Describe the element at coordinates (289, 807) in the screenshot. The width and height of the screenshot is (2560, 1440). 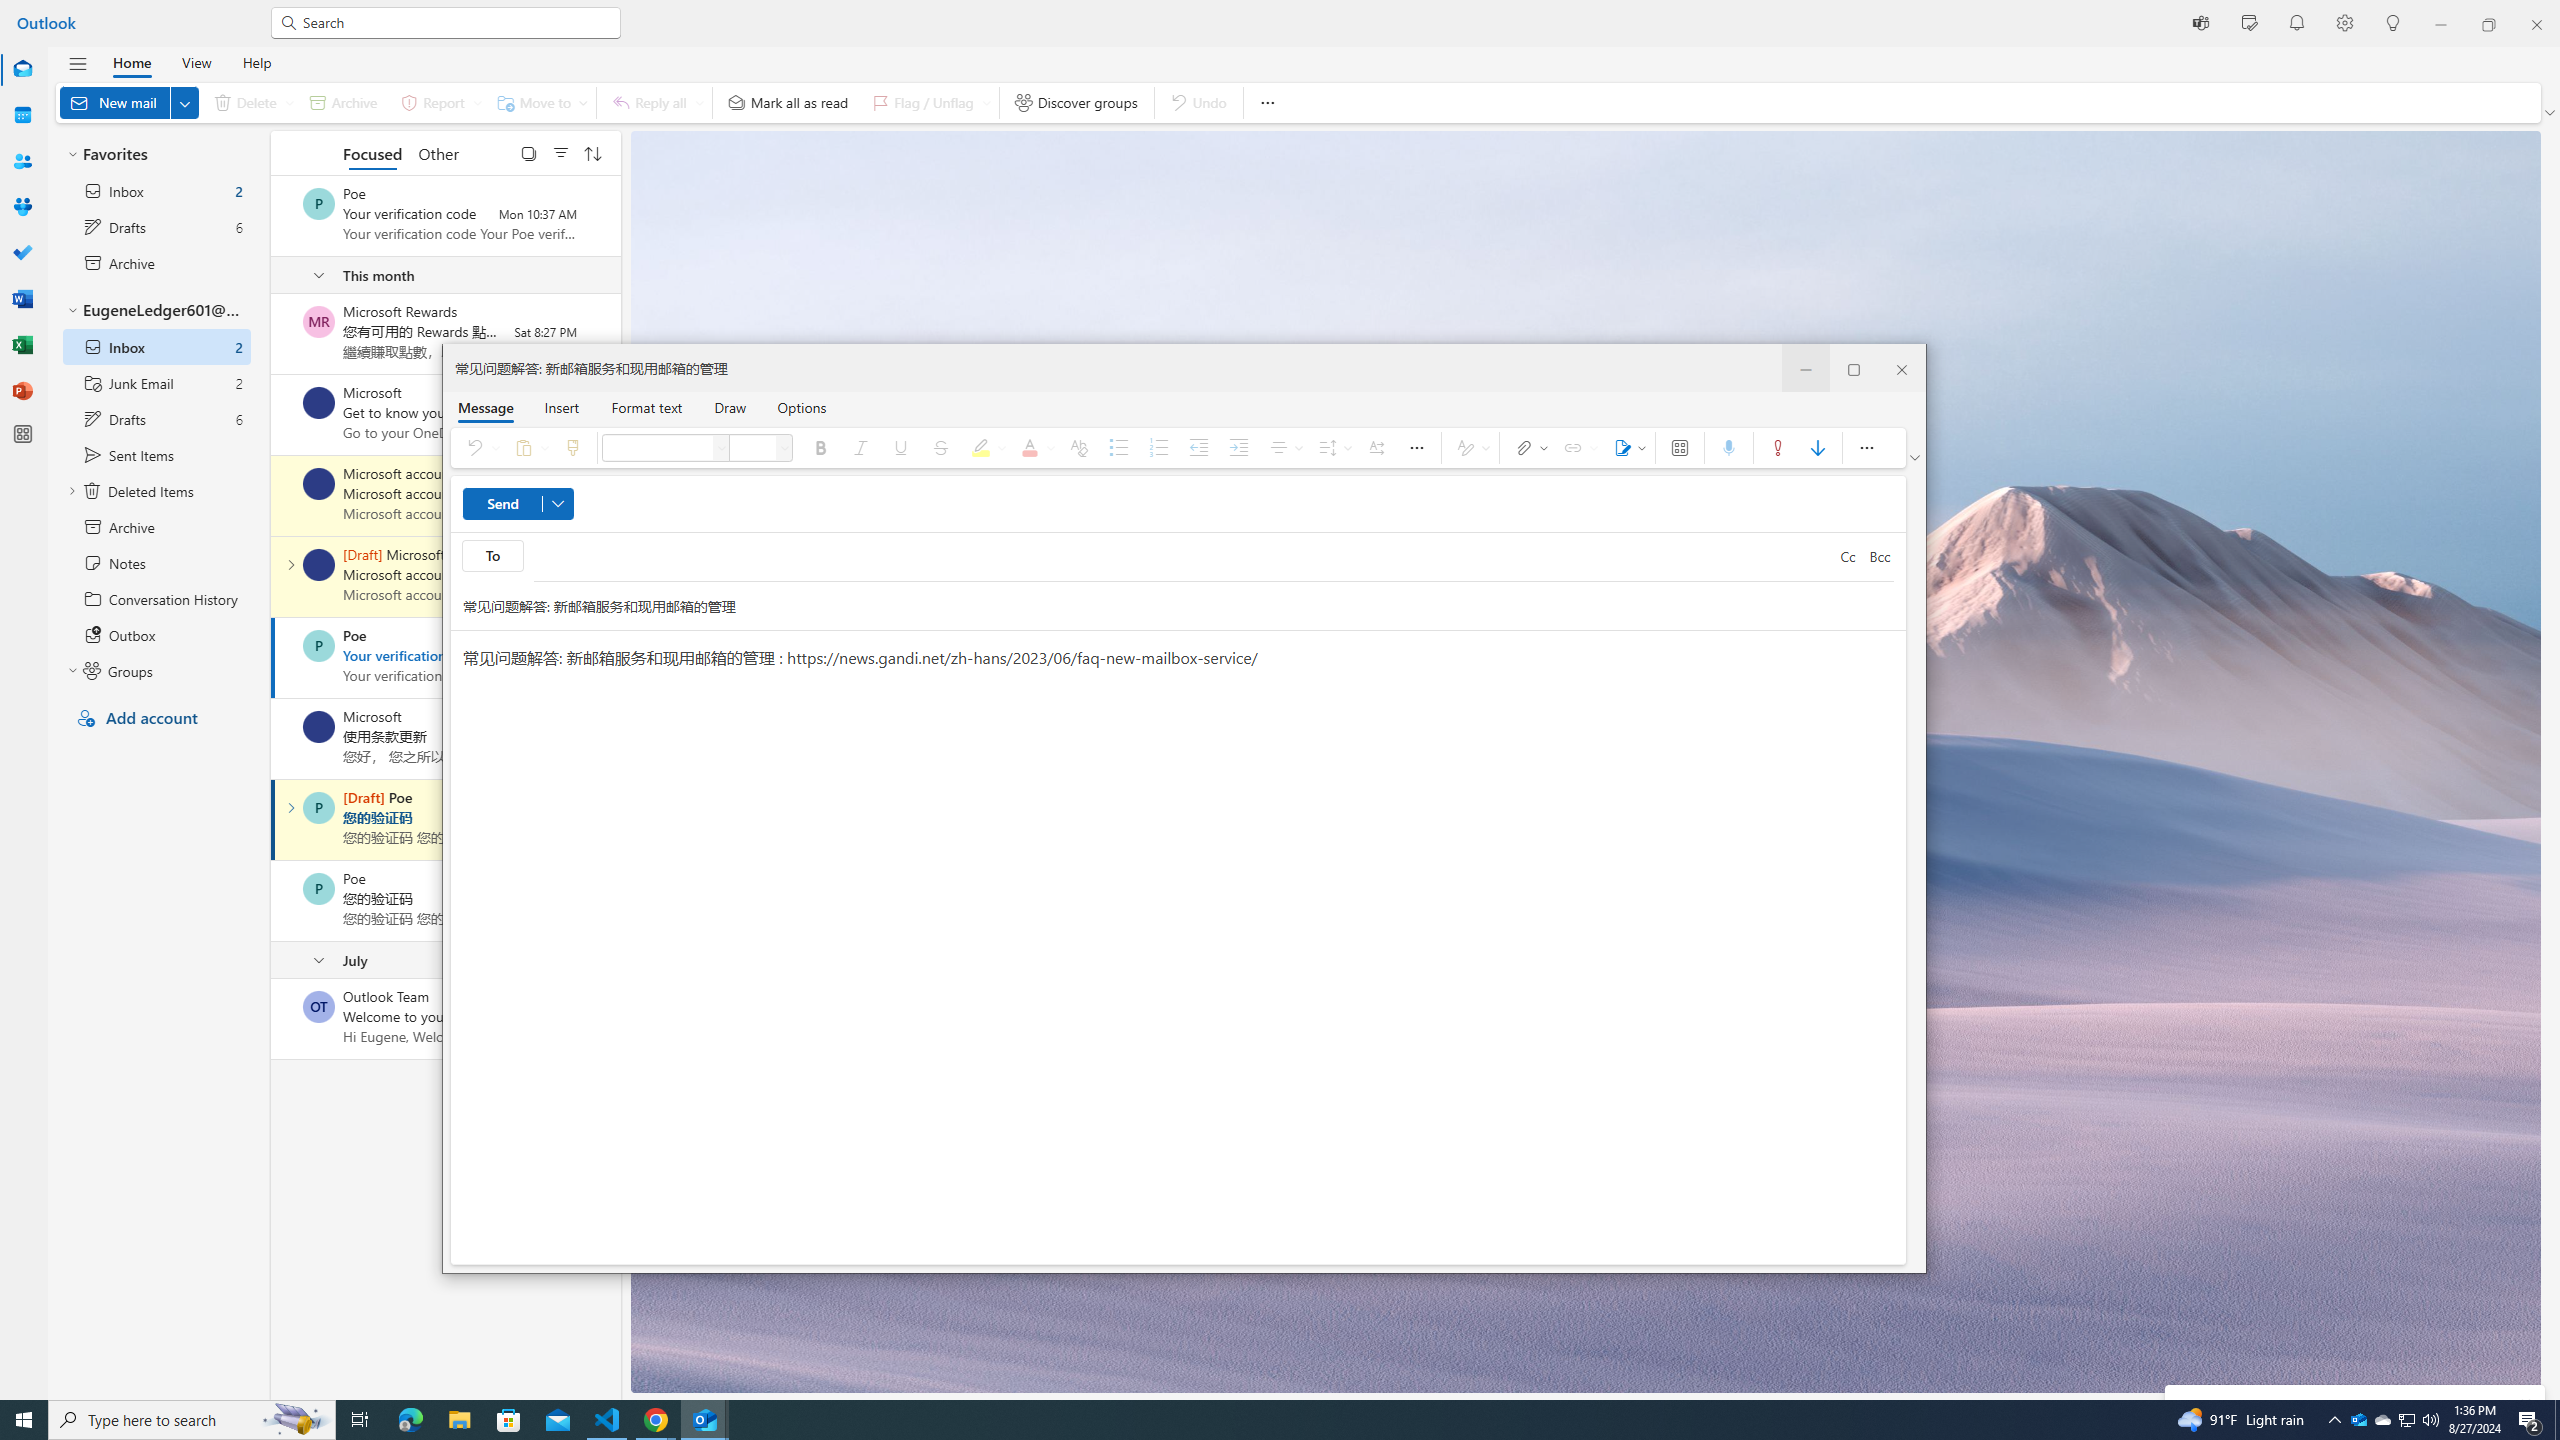
I see `'Expand conversation'` at that location.